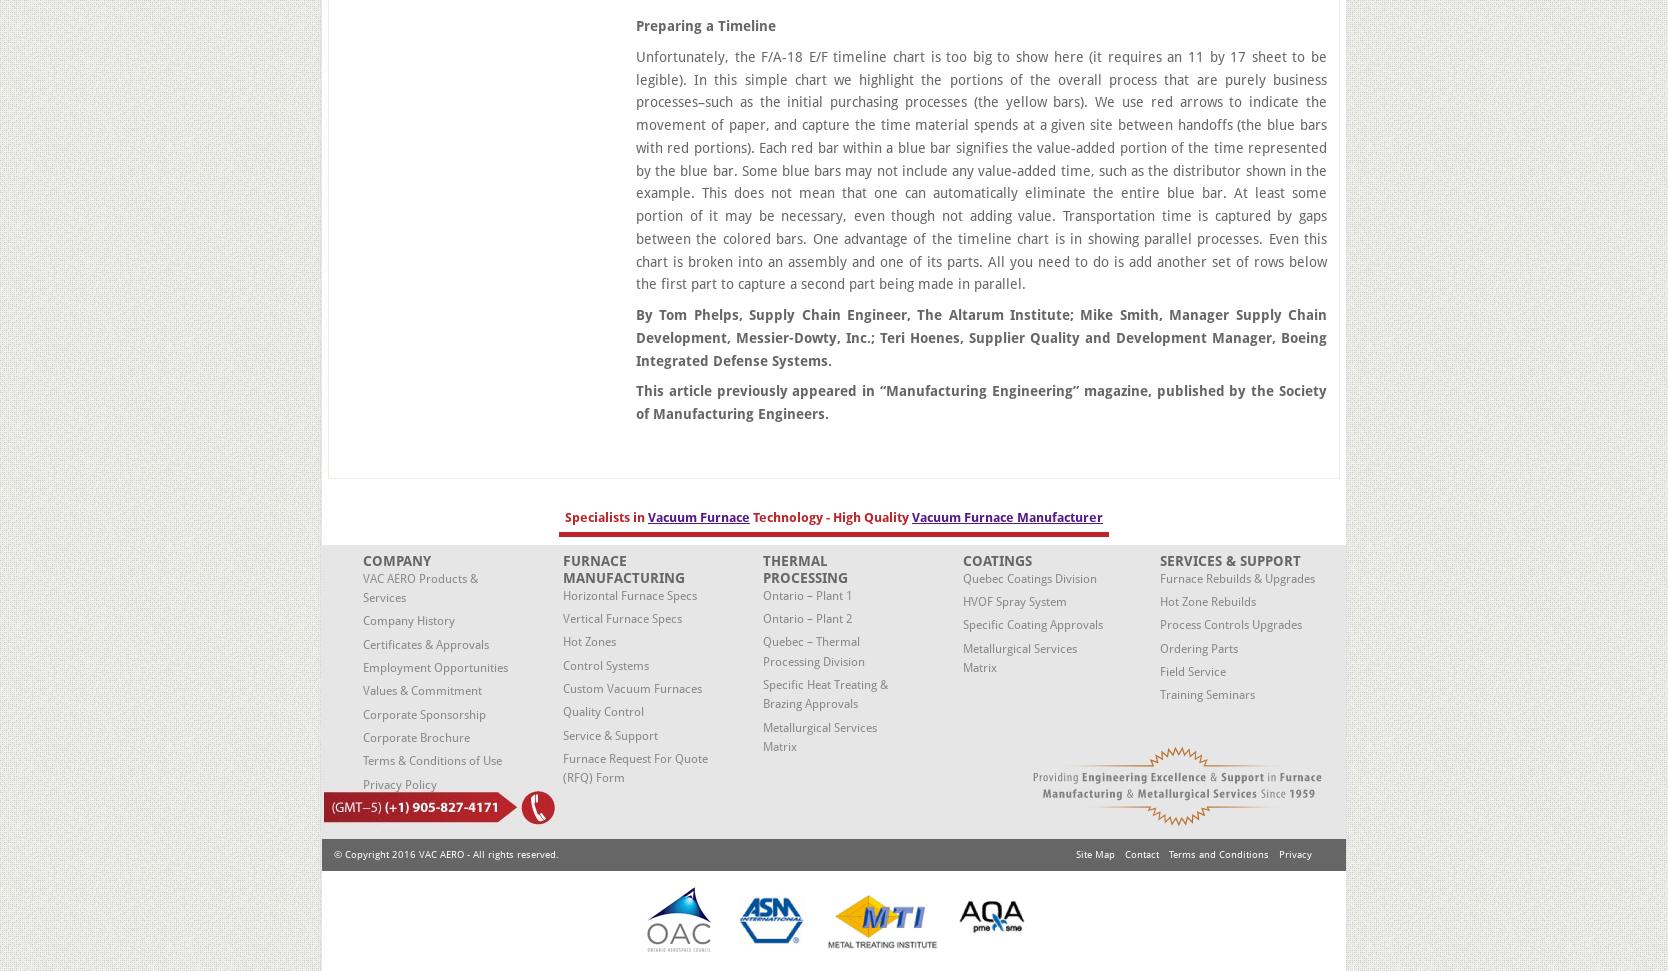 The height and width of the screenshot is (971, 1668). I want to click on 'Technology - High Quality', so click(829, 515).